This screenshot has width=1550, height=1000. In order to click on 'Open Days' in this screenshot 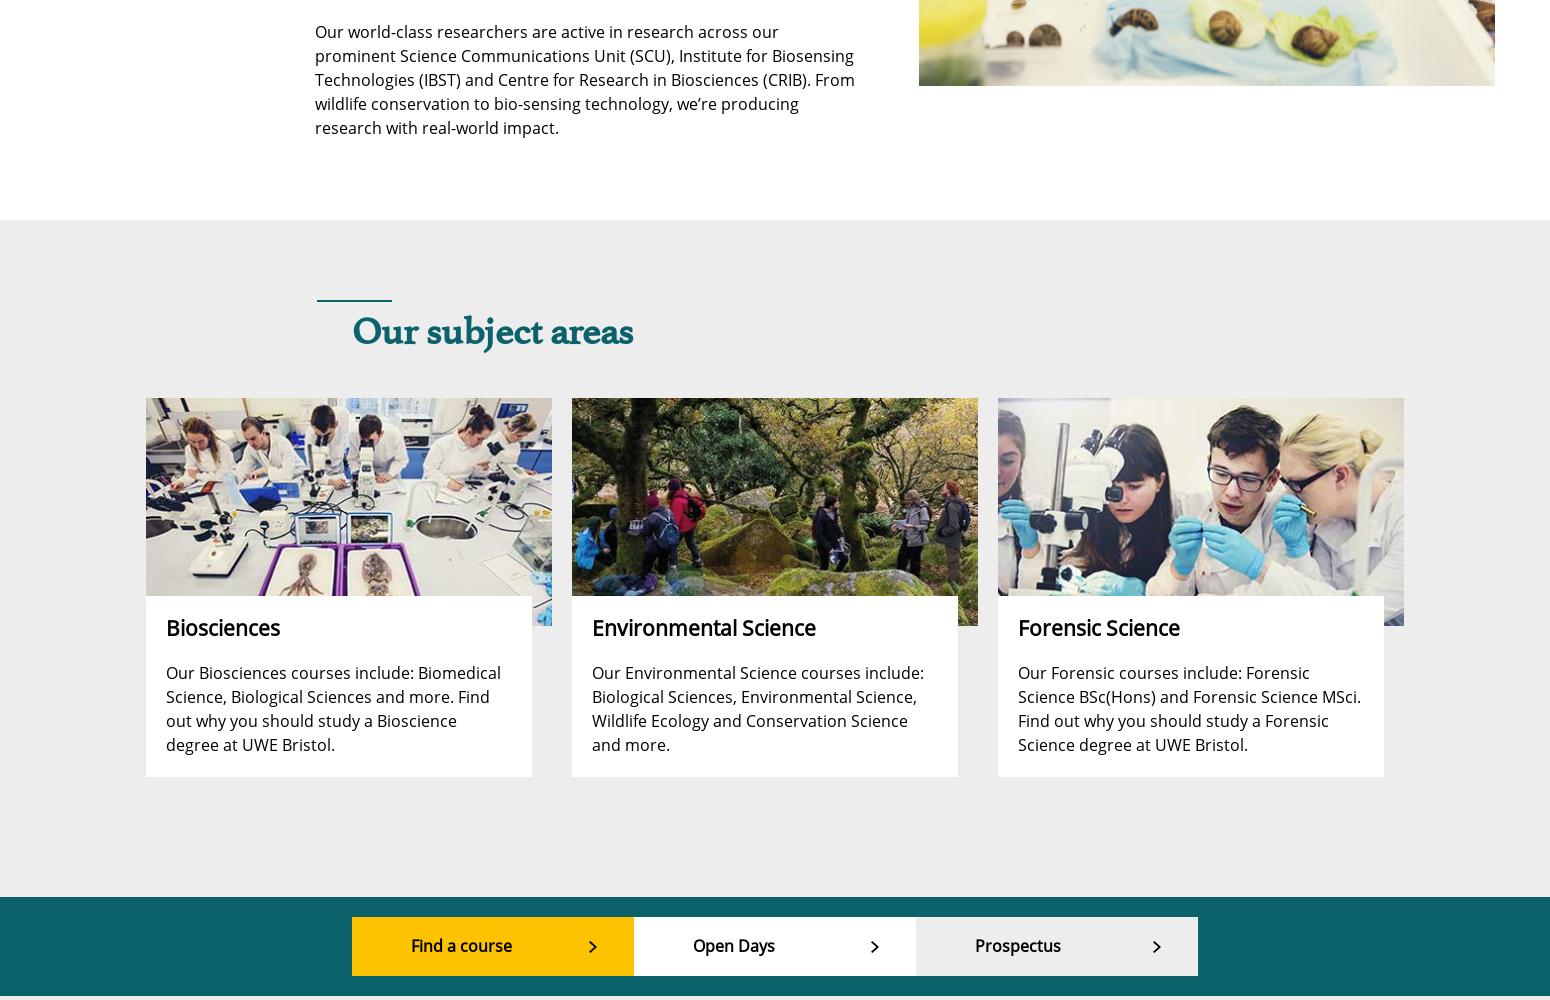, I will do `click(733, 945)`.